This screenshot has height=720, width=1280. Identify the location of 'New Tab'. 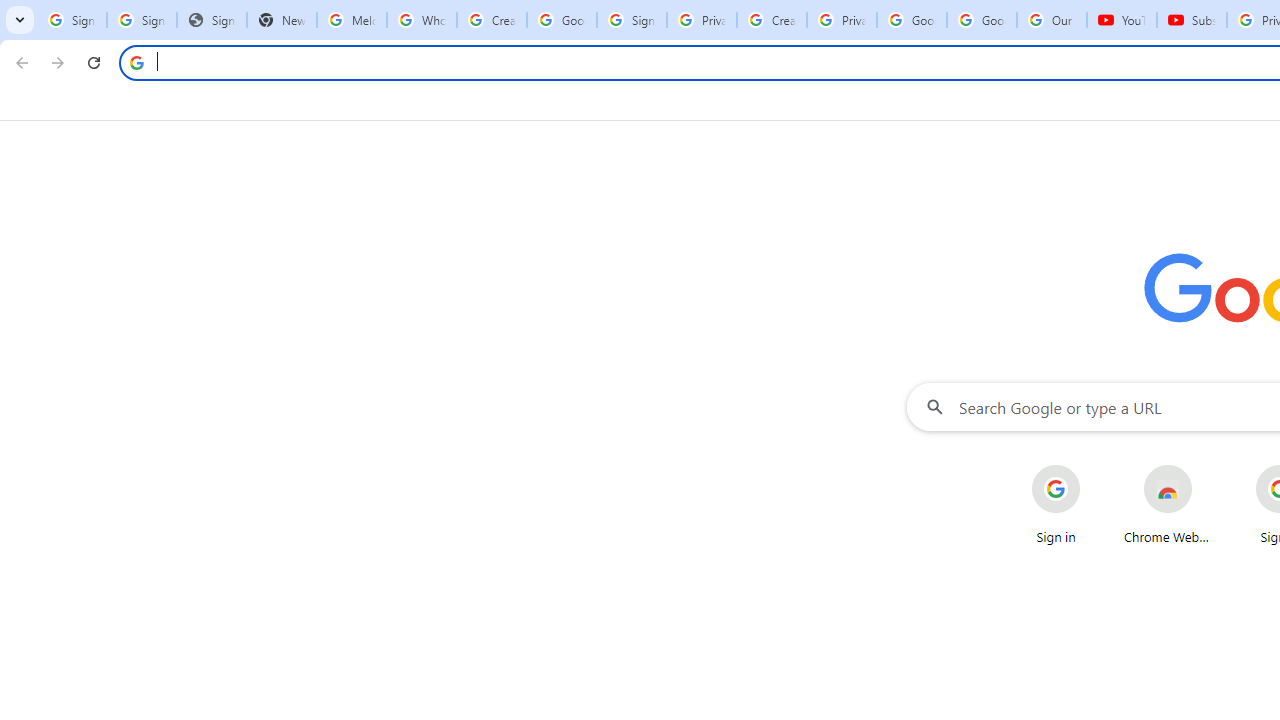
(281, 20).